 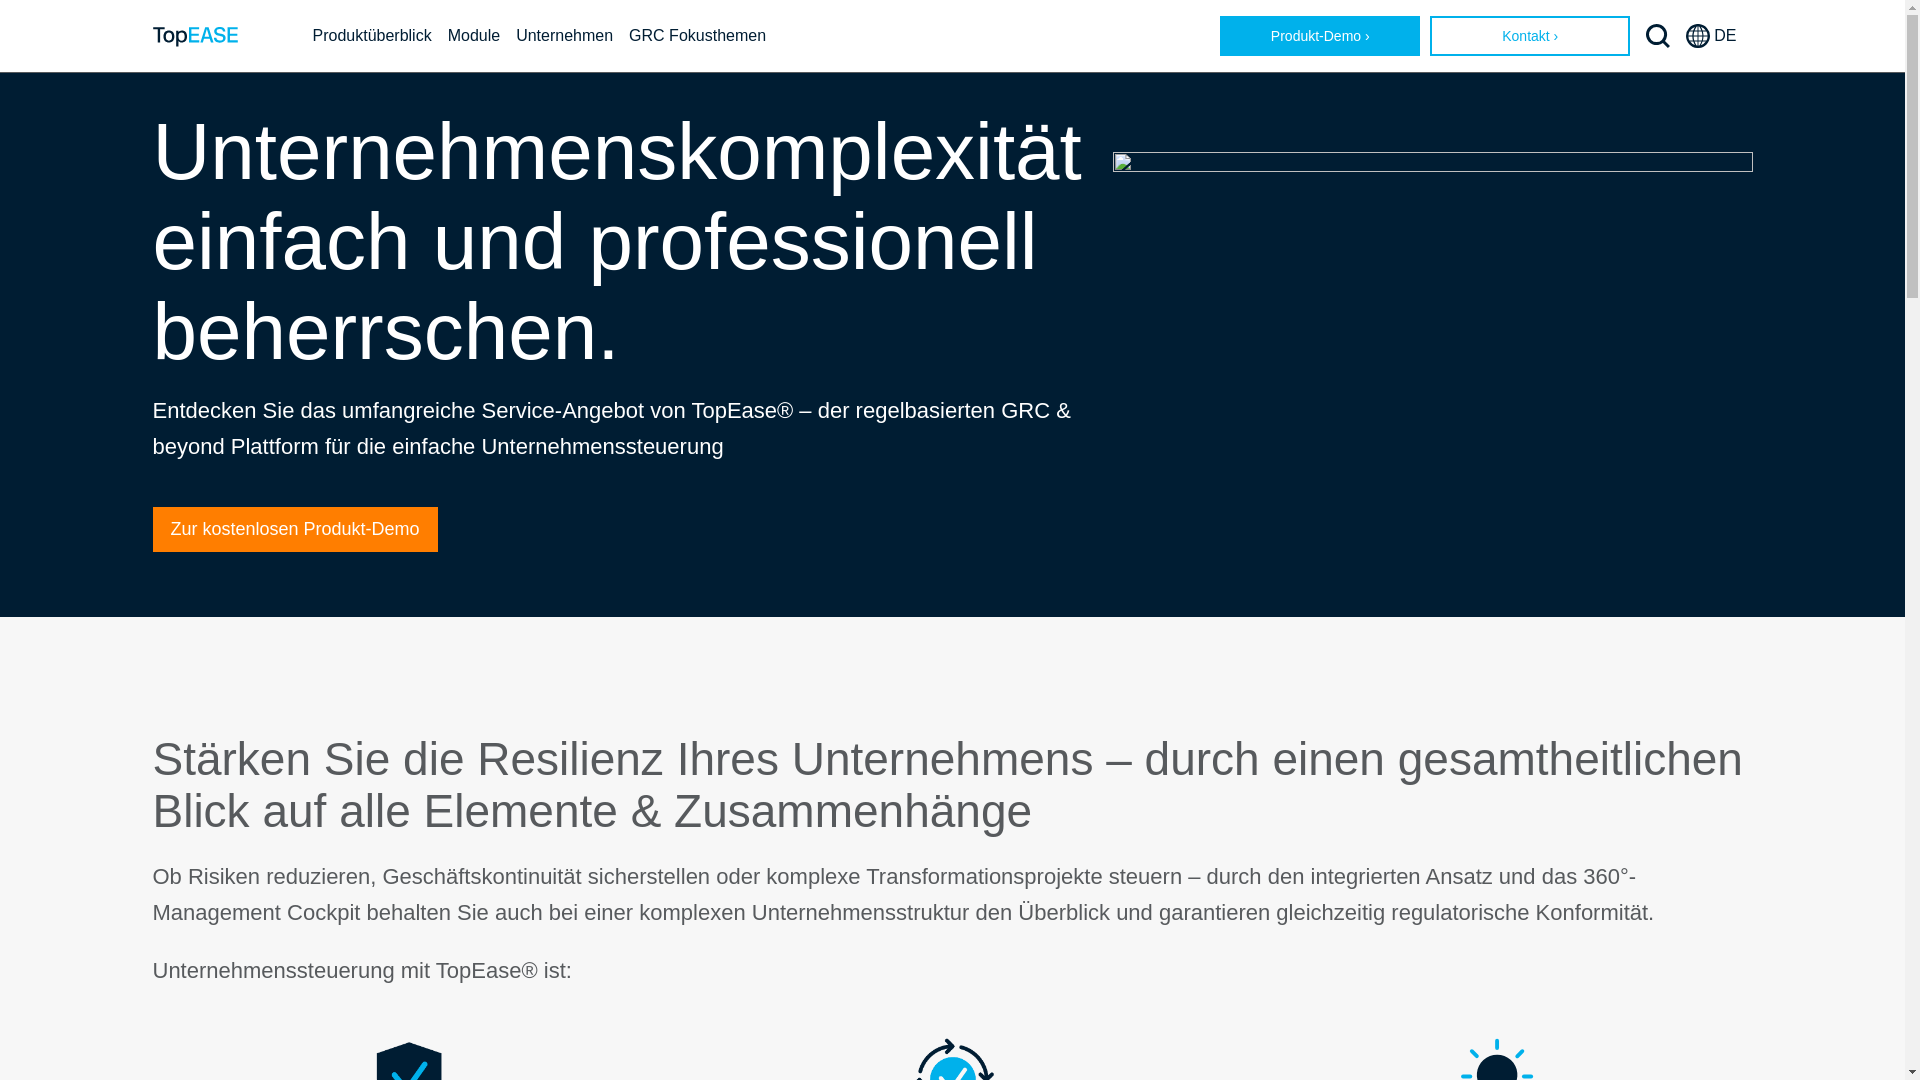 What do you see at coordinates (1320, 35) in the screenshot?
I see `'Produkt-Demo'` at bounding box center [1320, 35].